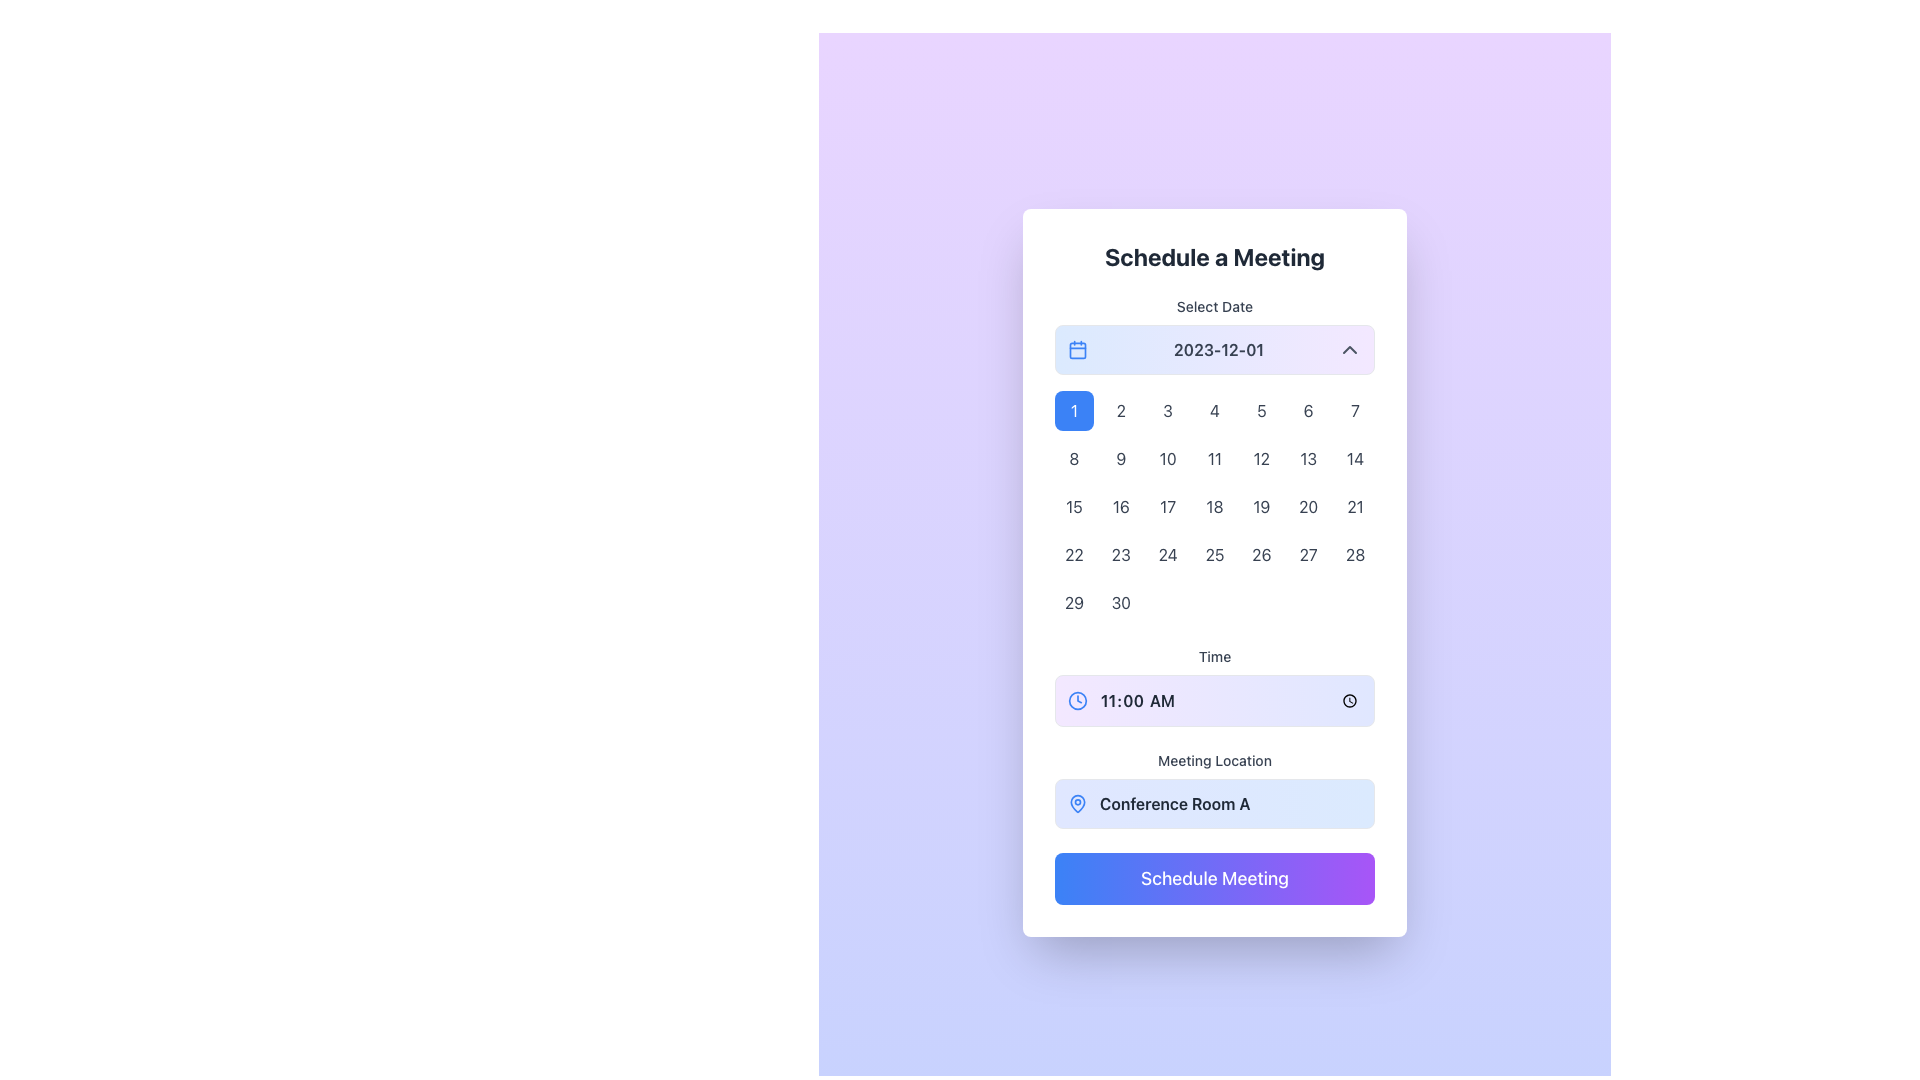 The height and width of the screenshot is (1080, 1920). I want to click on the calendar day button labeled '7', located in the first row, seventh column of the calendar grid, so click(1355, 410).